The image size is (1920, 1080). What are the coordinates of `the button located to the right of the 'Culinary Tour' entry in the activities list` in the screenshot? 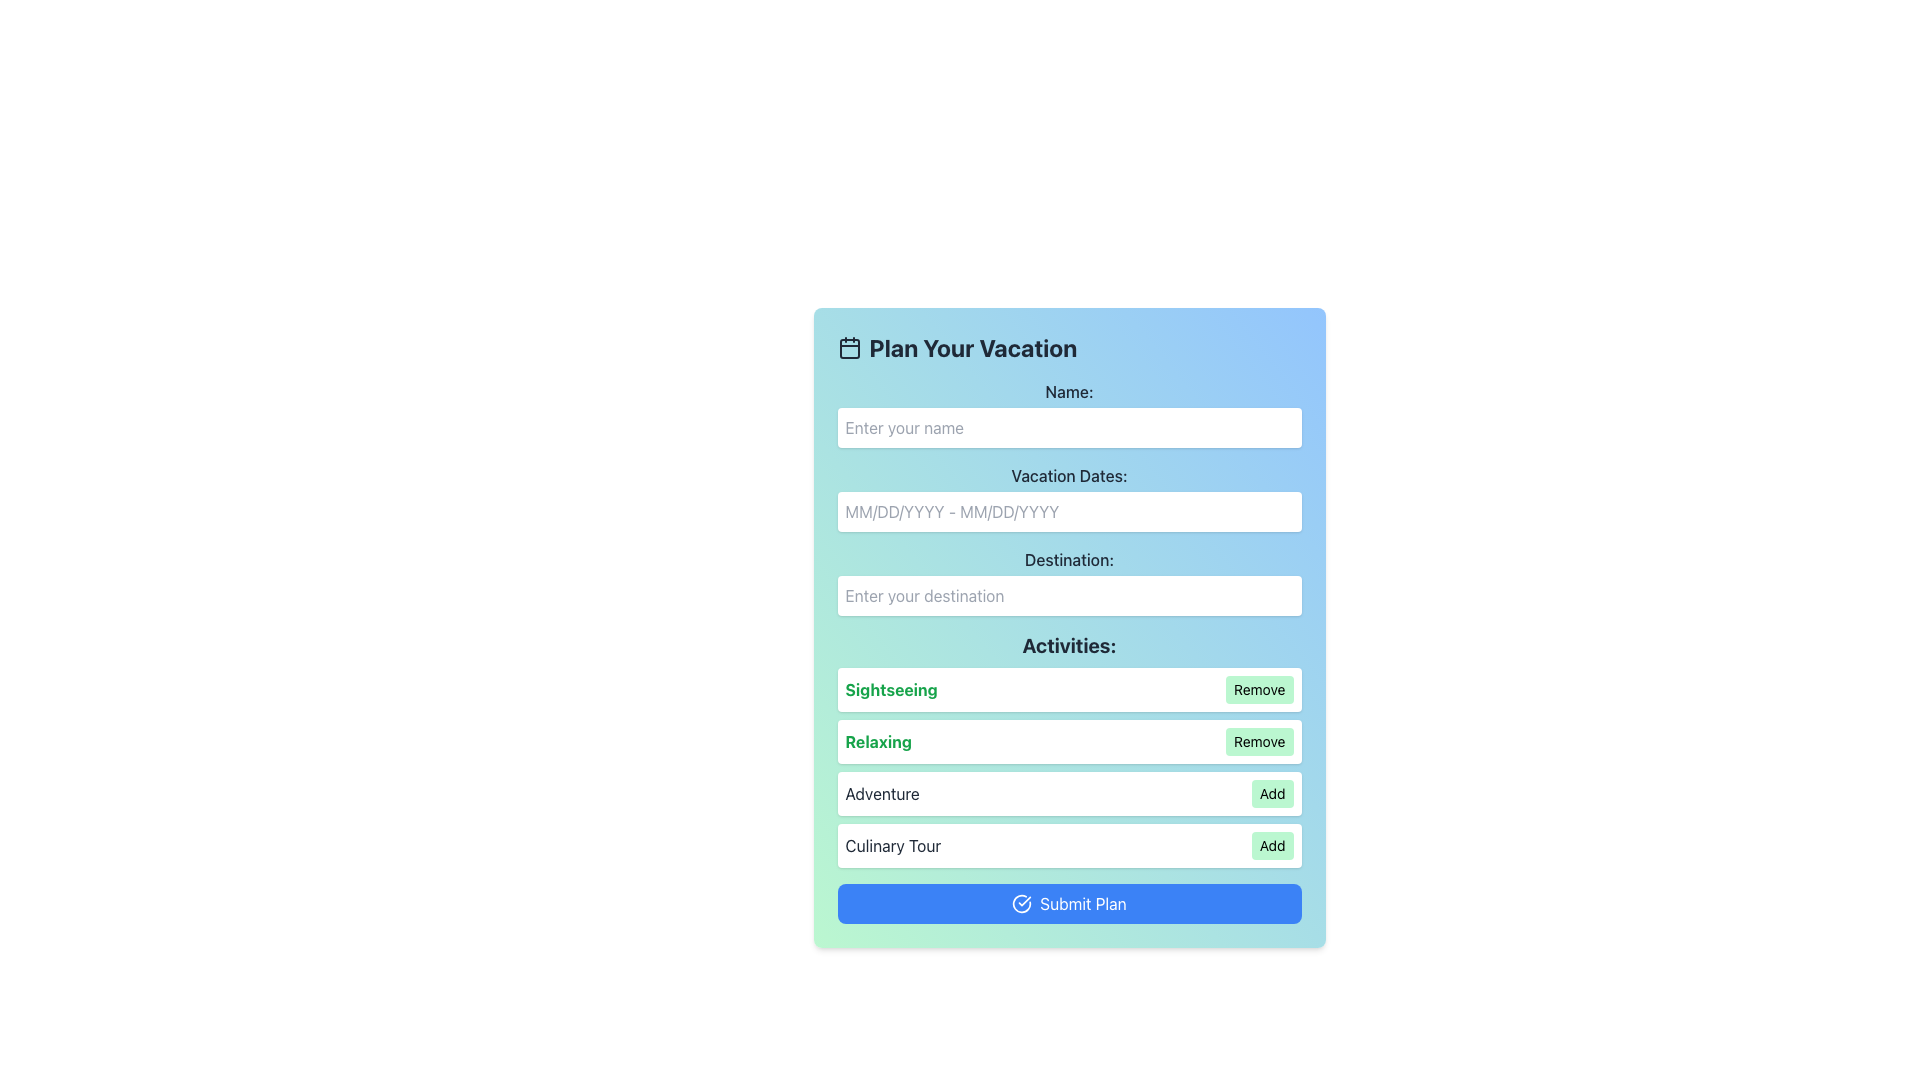 It's located at (1271, 845).